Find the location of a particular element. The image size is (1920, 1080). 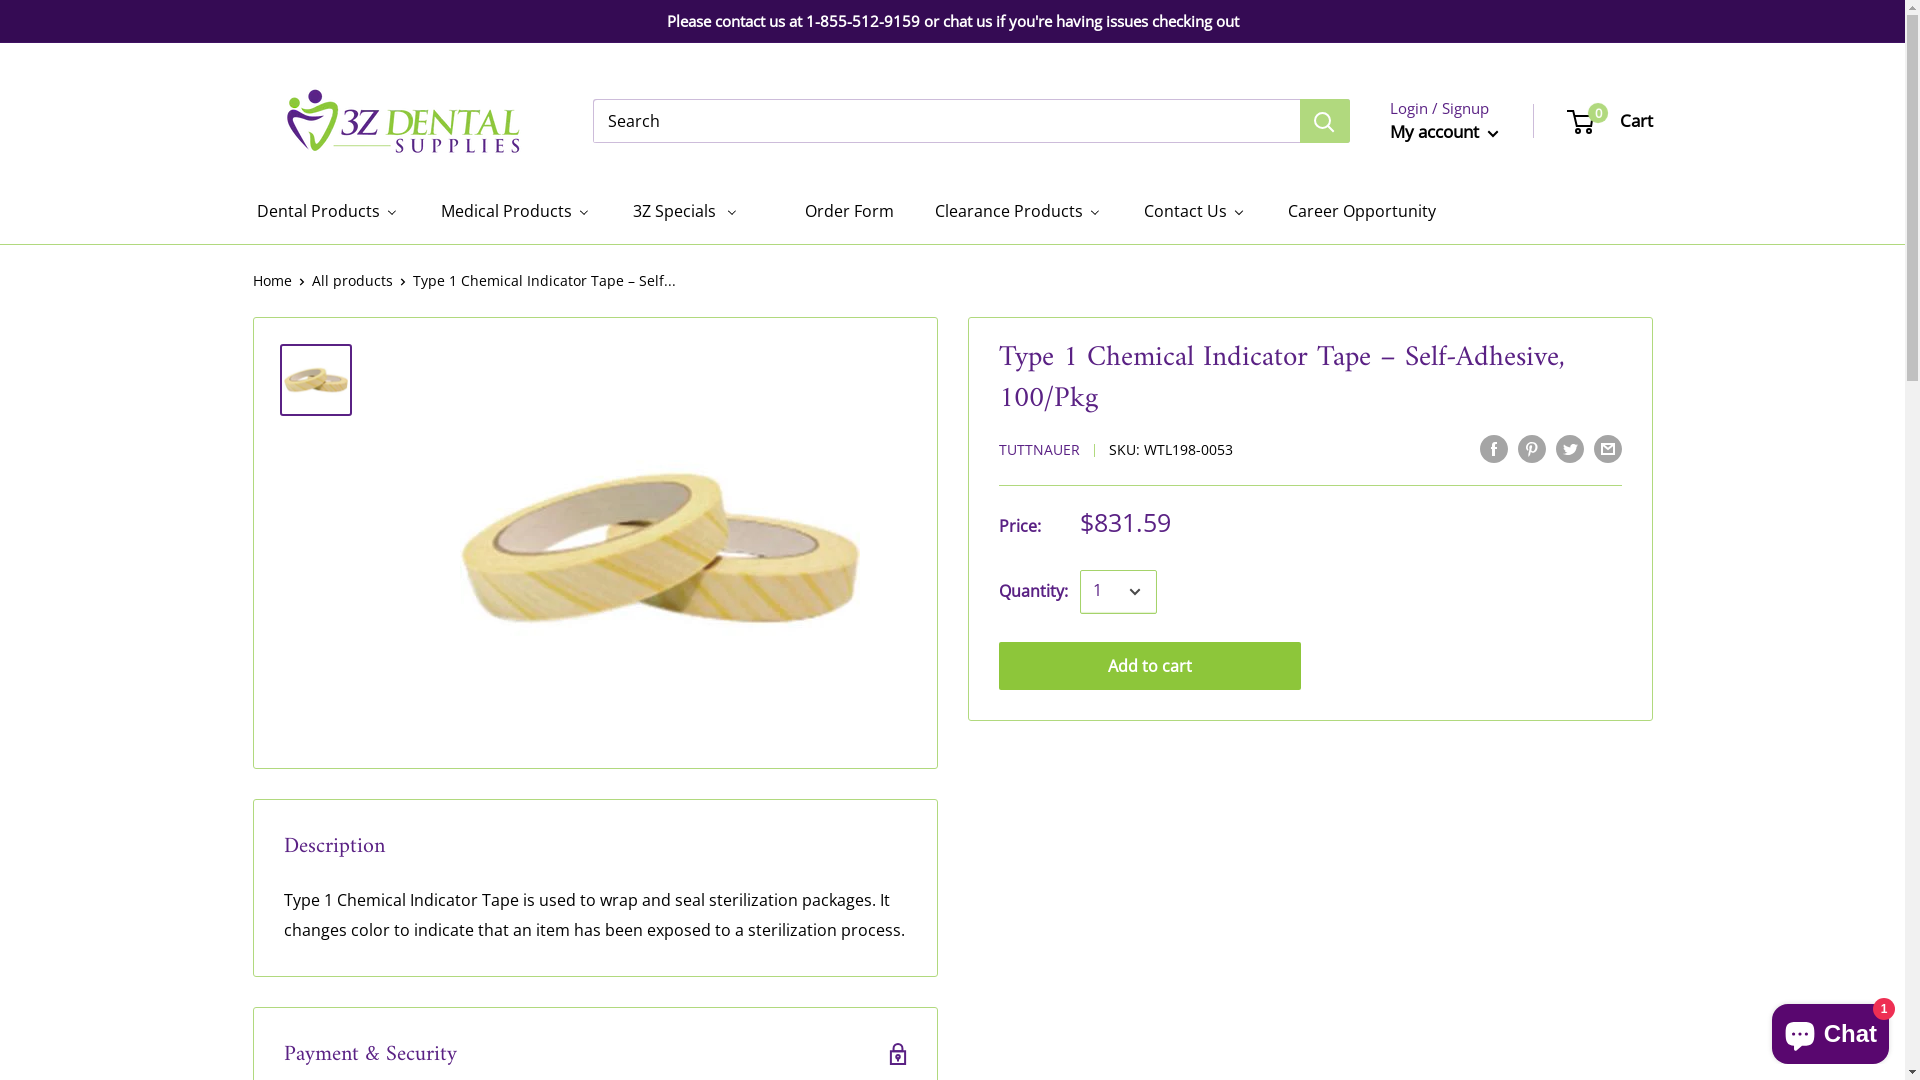

'Dental Products' is located at coordinates (326, 211).